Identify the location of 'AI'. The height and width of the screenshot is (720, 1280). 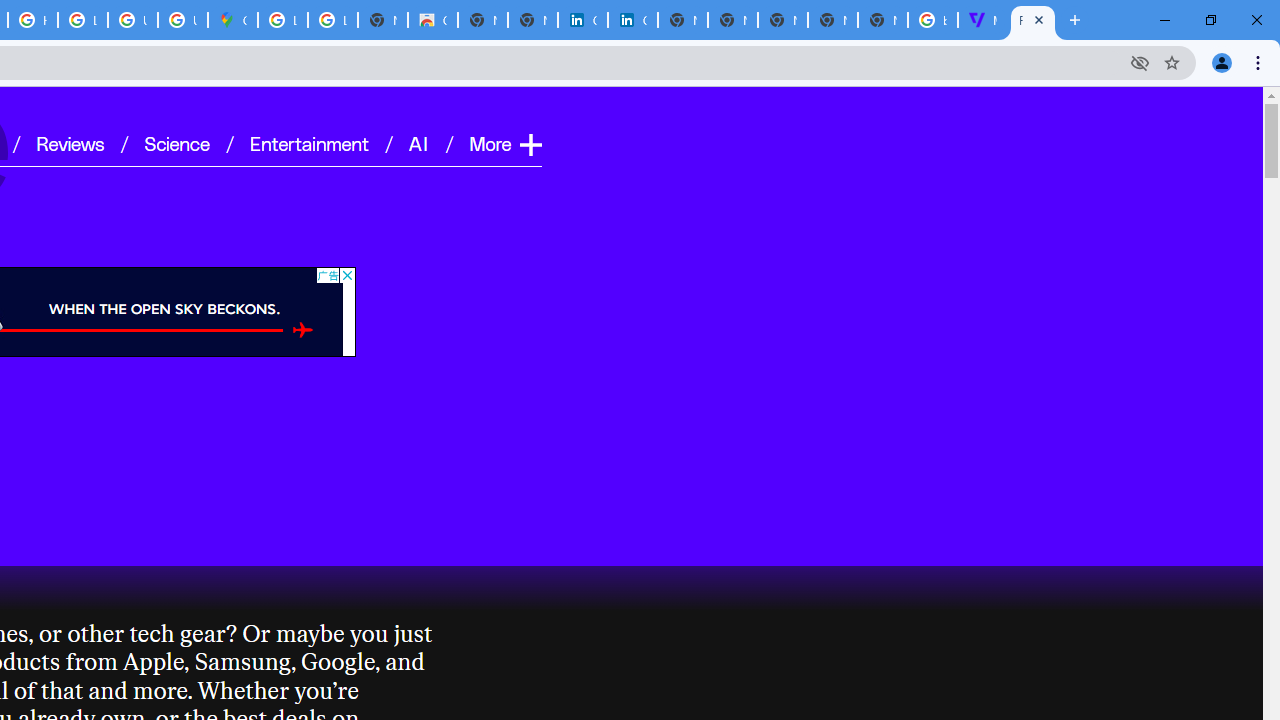
(418, 141).